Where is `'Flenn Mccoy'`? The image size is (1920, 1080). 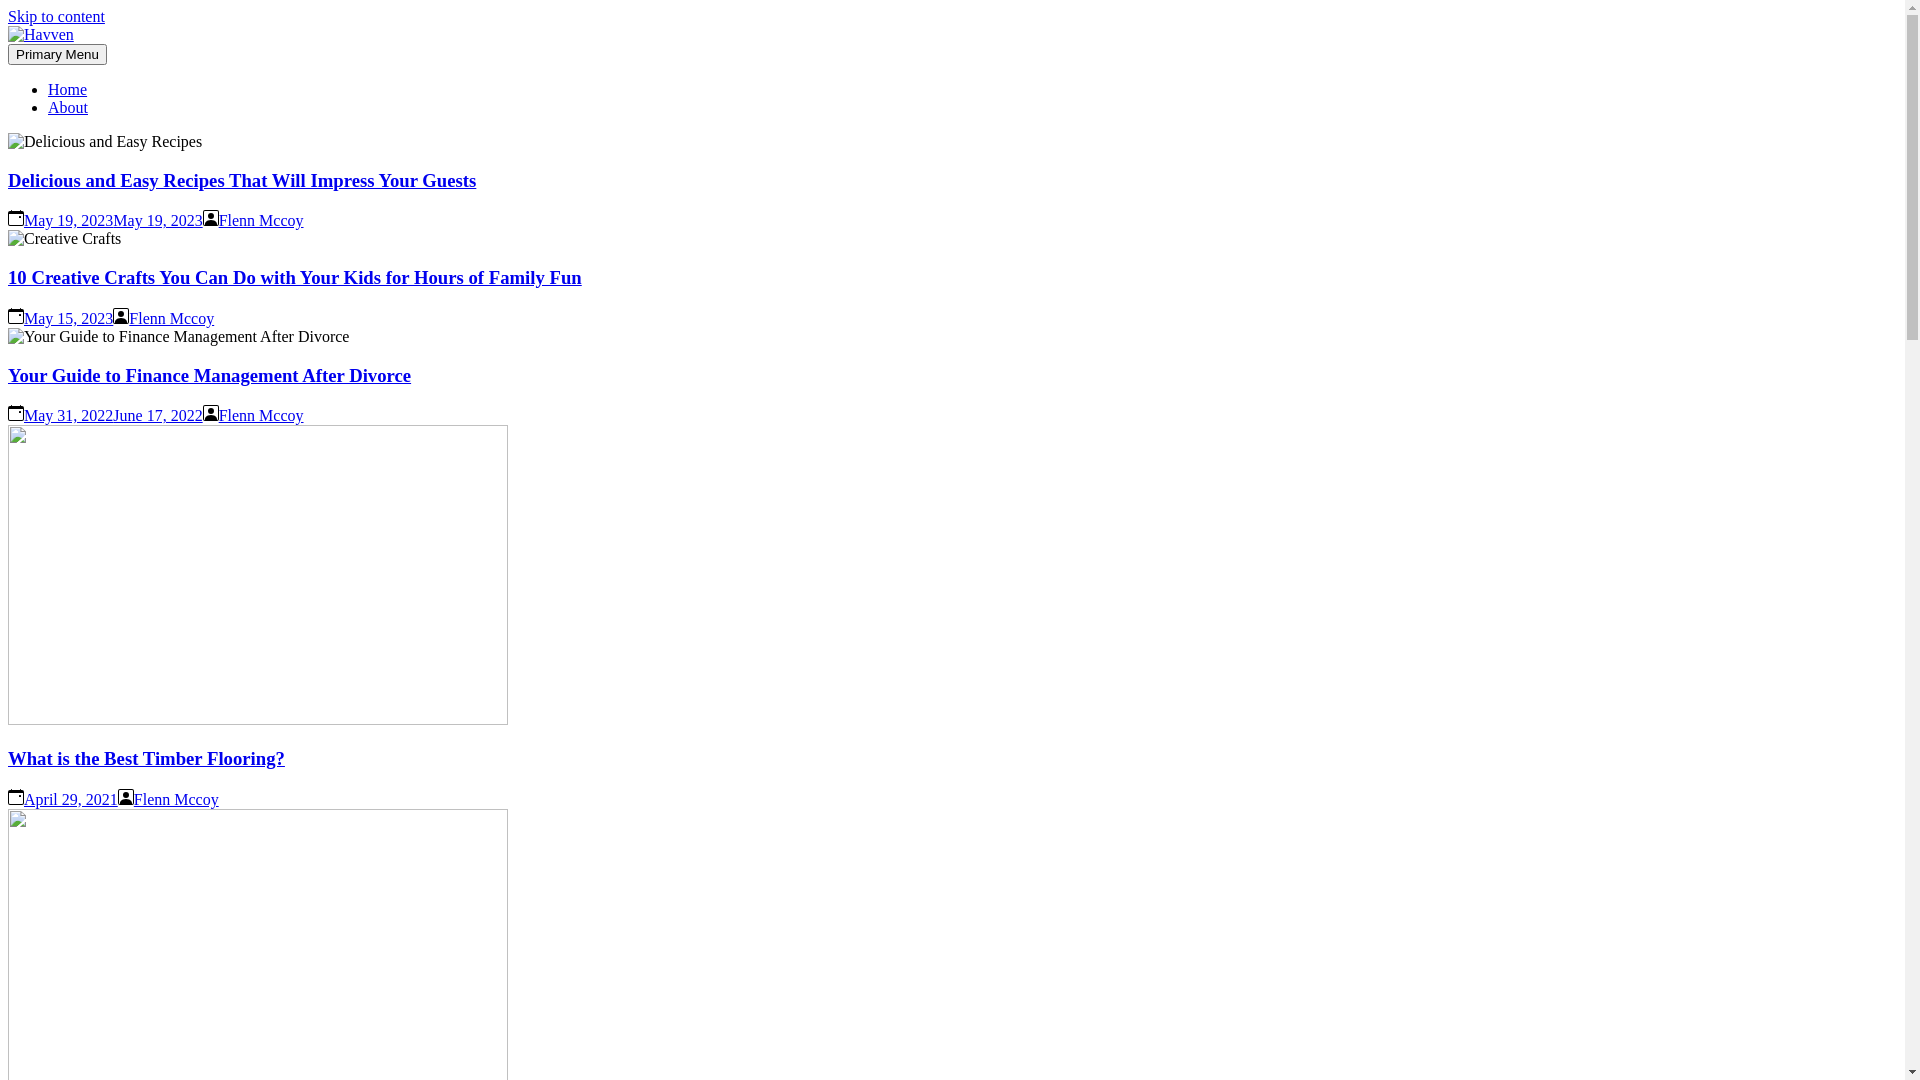 'Flenn Mccoy' is located at coordinates (219, 220).